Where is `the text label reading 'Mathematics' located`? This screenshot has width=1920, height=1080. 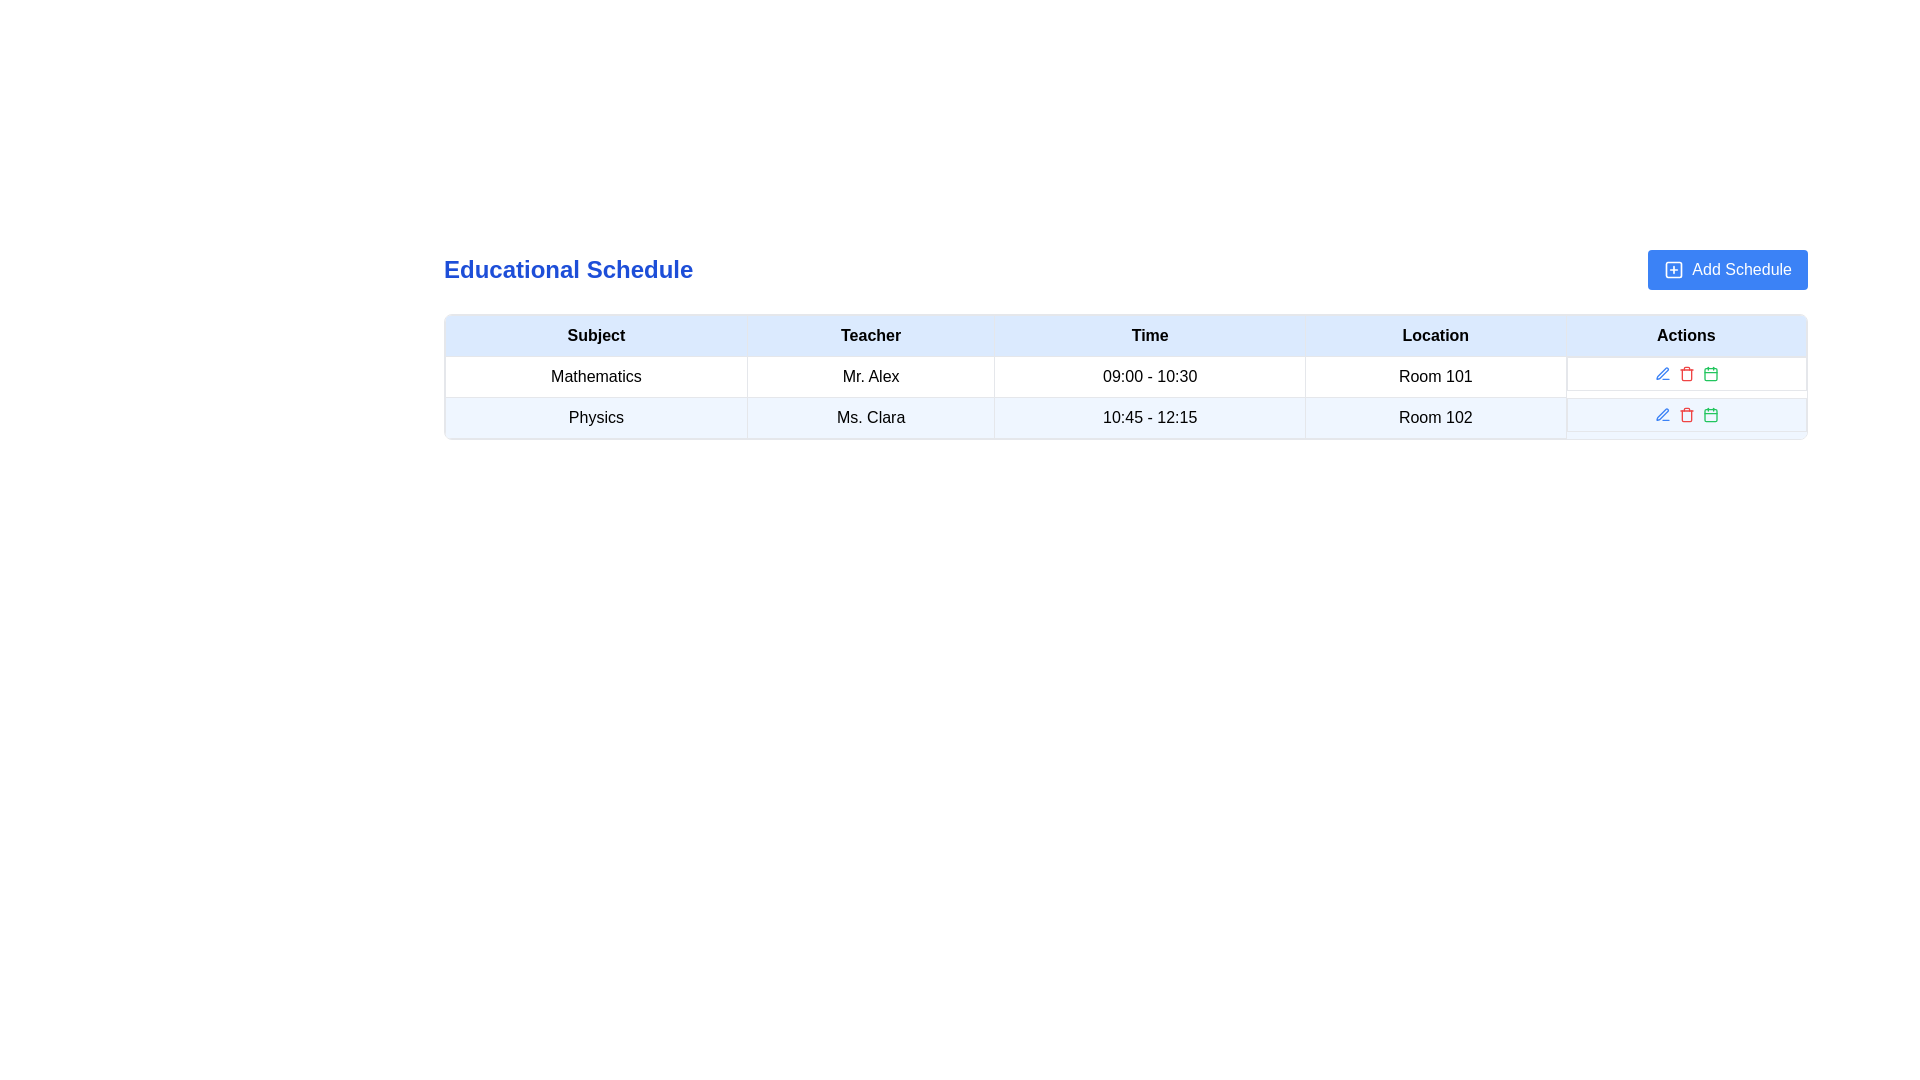
the text label reading 'Mathematics' located is located at coordinates (595, 377).